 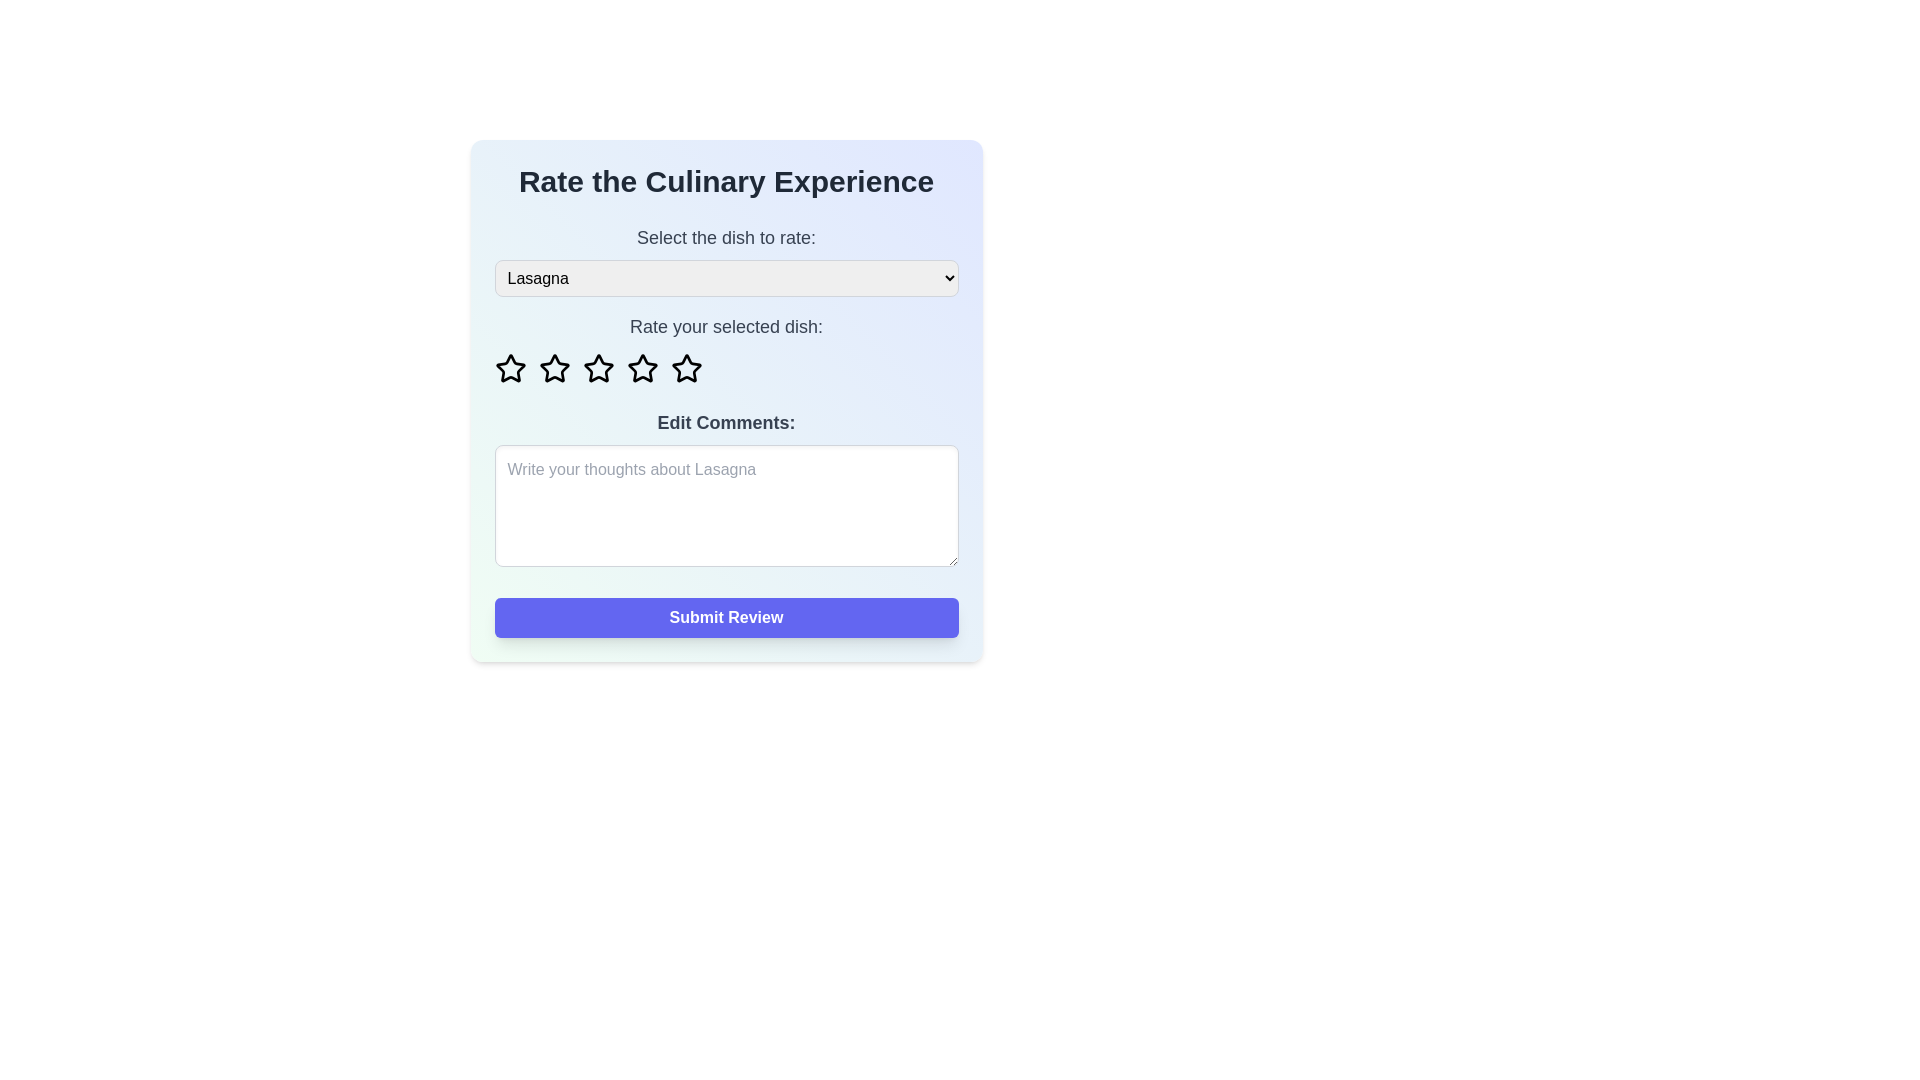 What do you see at coordinates (642, 367) in the screenshot?
I see `the third star rating icon button` at bounding box center [642, 367].